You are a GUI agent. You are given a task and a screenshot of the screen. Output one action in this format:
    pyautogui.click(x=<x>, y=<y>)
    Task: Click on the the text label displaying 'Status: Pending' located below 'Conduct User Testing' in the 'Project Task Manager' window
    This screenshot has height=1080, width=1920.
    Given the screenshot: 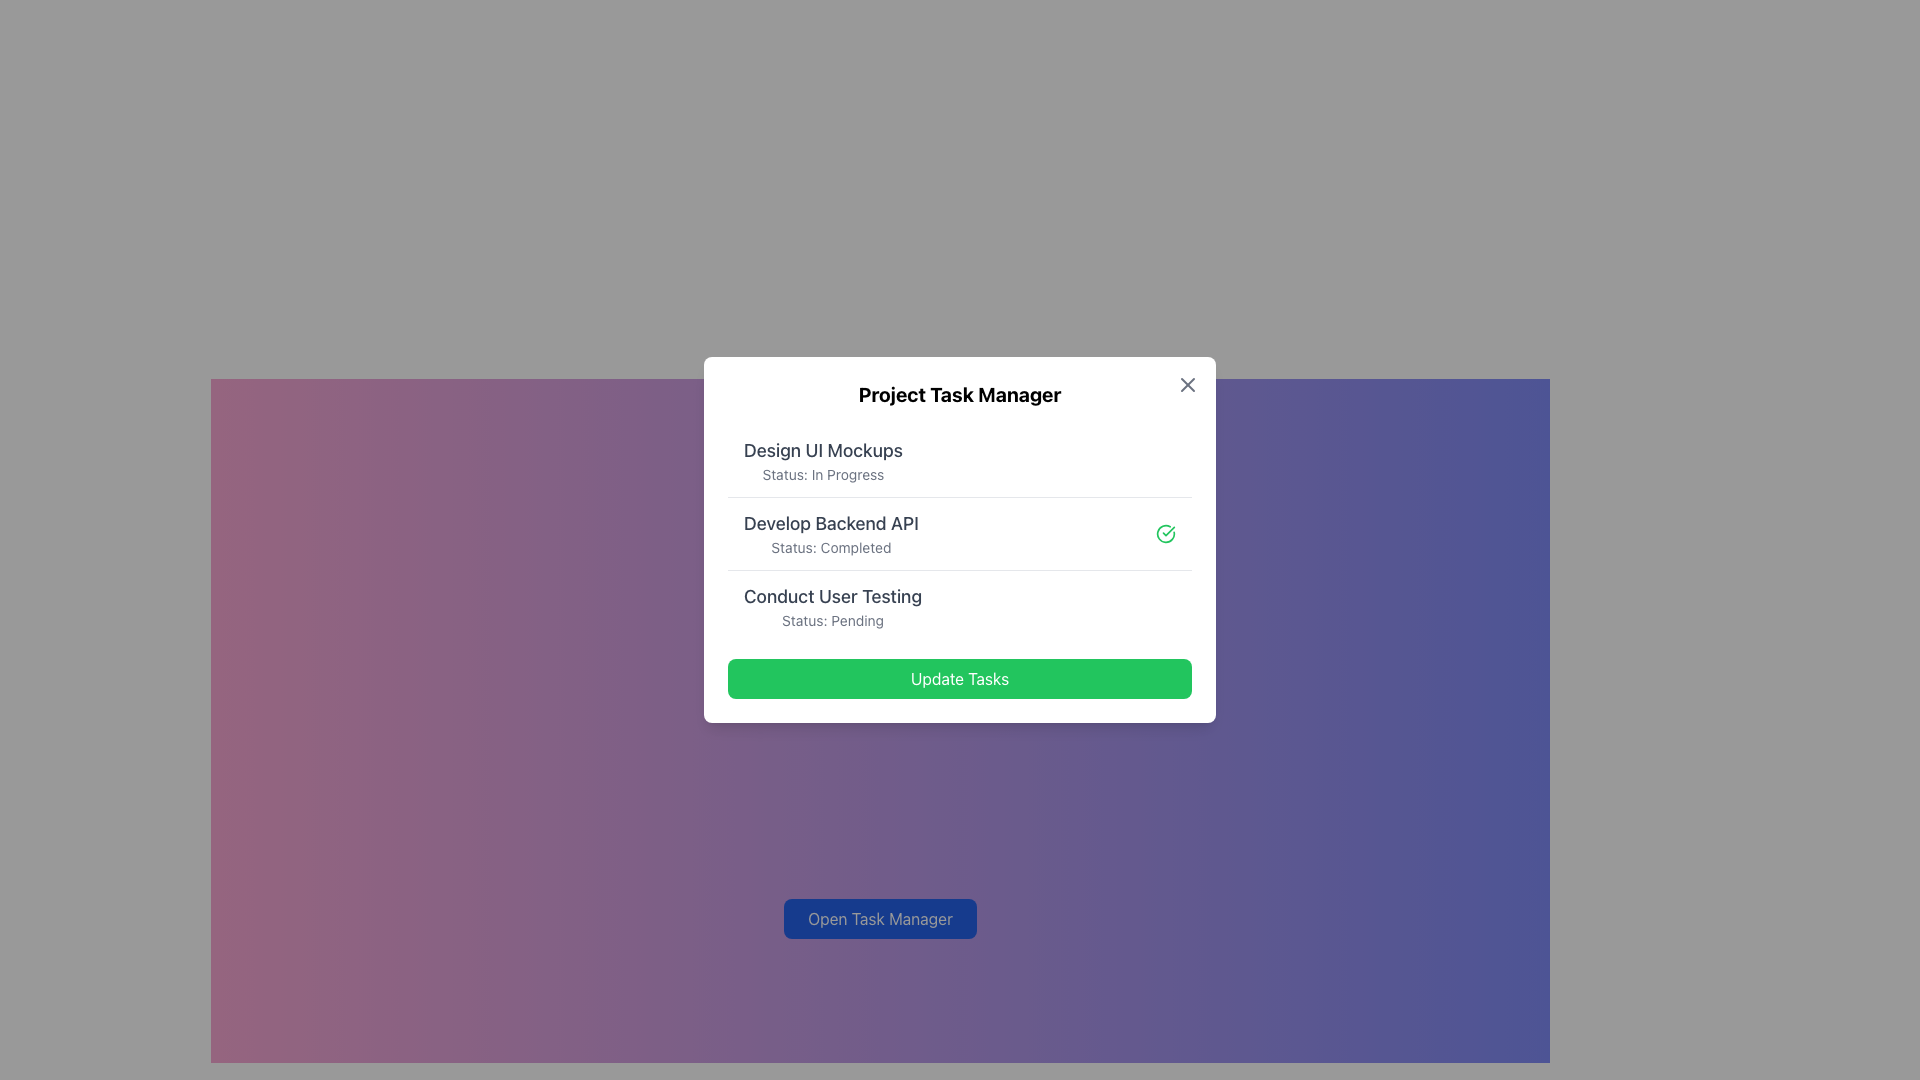 What is the action you would take?
    pyautogui.click(x=833, y=620)
    